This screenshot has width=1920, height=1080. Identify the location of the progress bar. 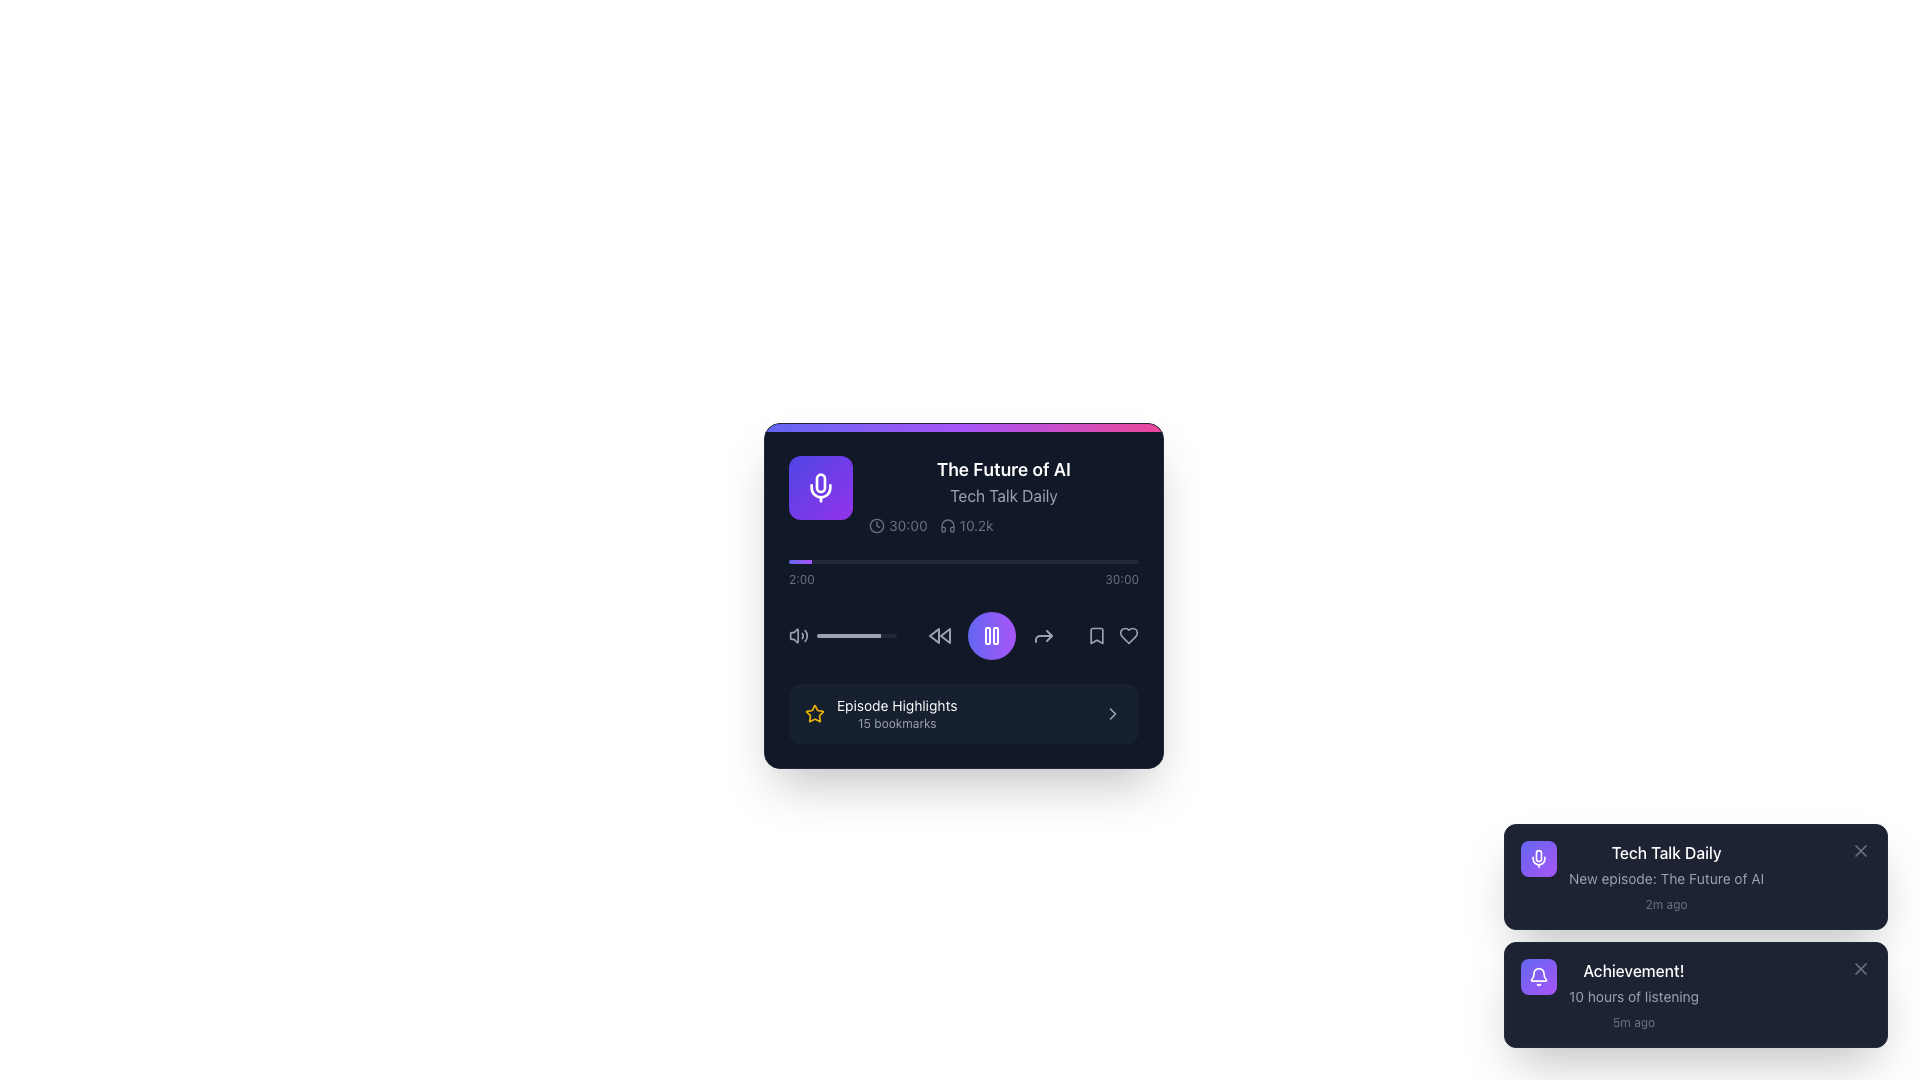
(889, 636).